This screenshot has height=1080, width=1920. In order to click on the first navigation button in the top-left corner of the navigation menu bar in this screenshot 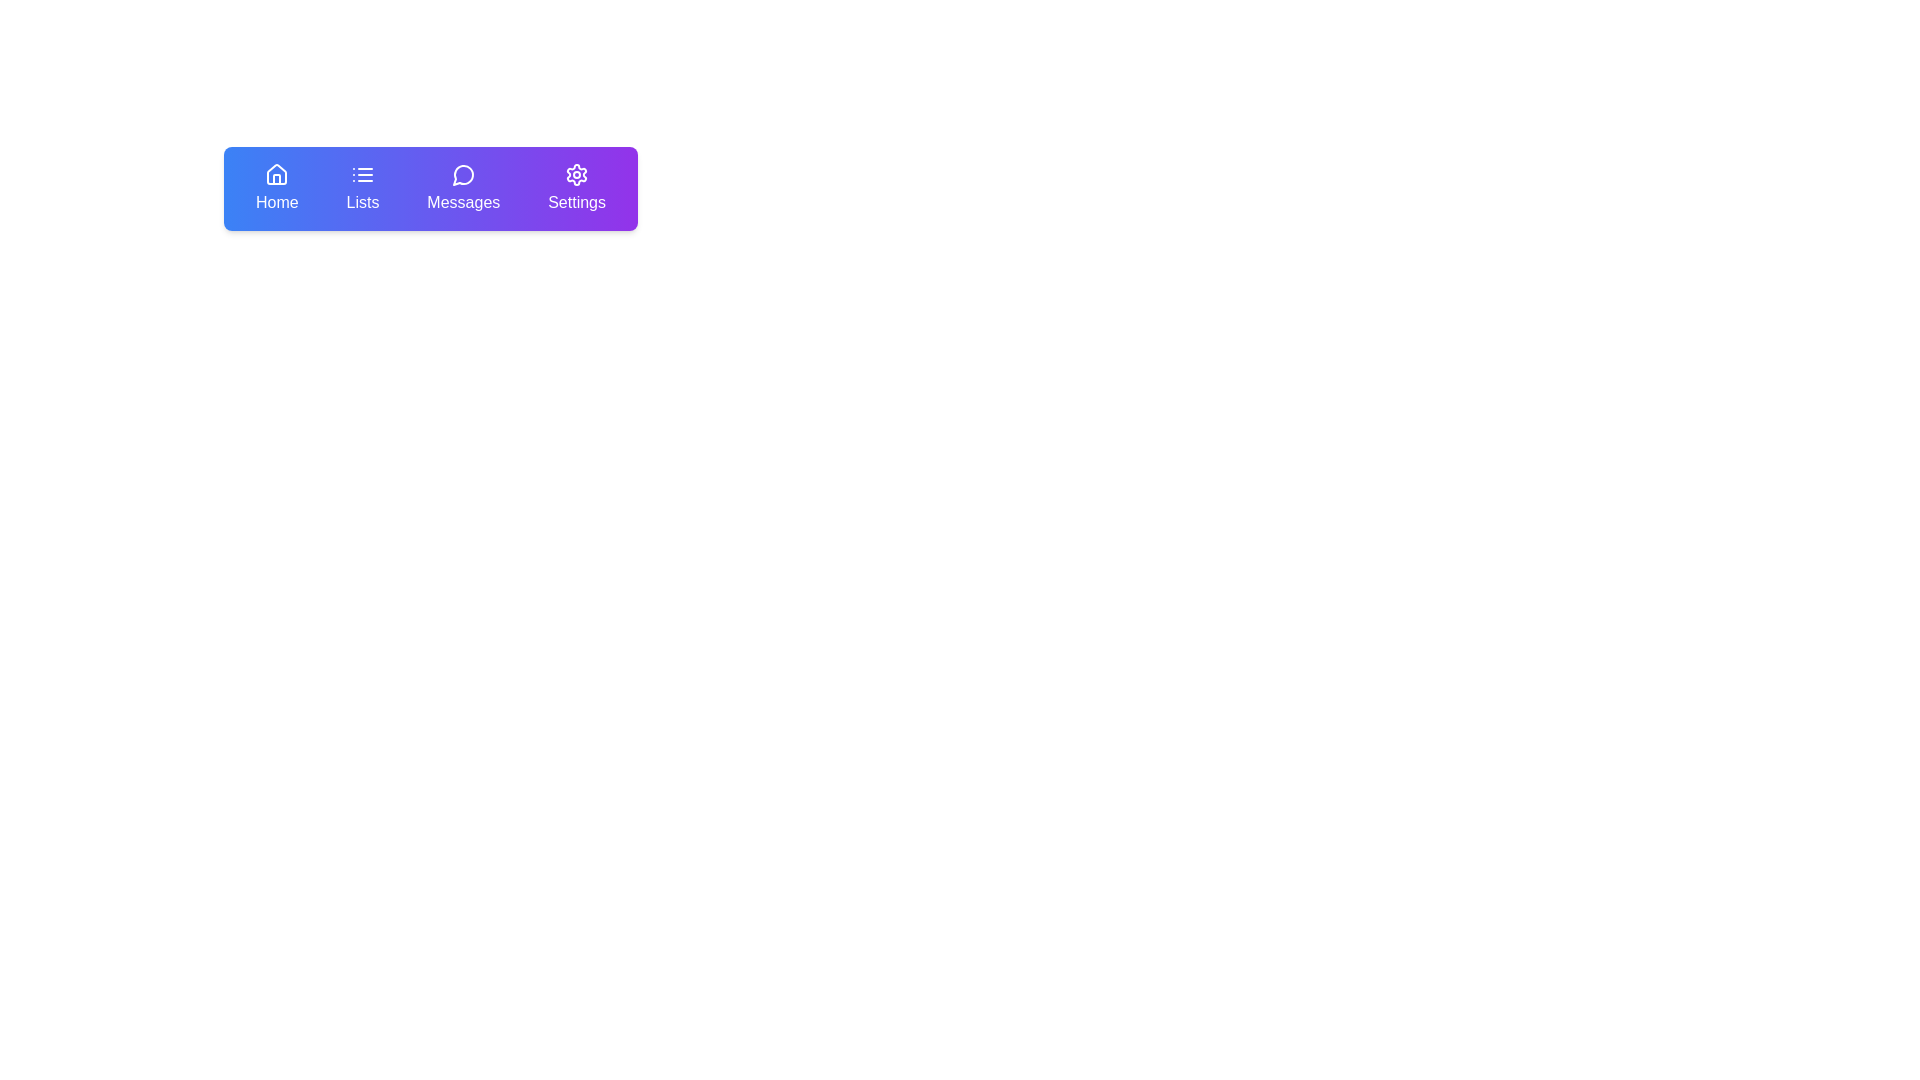, I will do `click(276, 189)`.